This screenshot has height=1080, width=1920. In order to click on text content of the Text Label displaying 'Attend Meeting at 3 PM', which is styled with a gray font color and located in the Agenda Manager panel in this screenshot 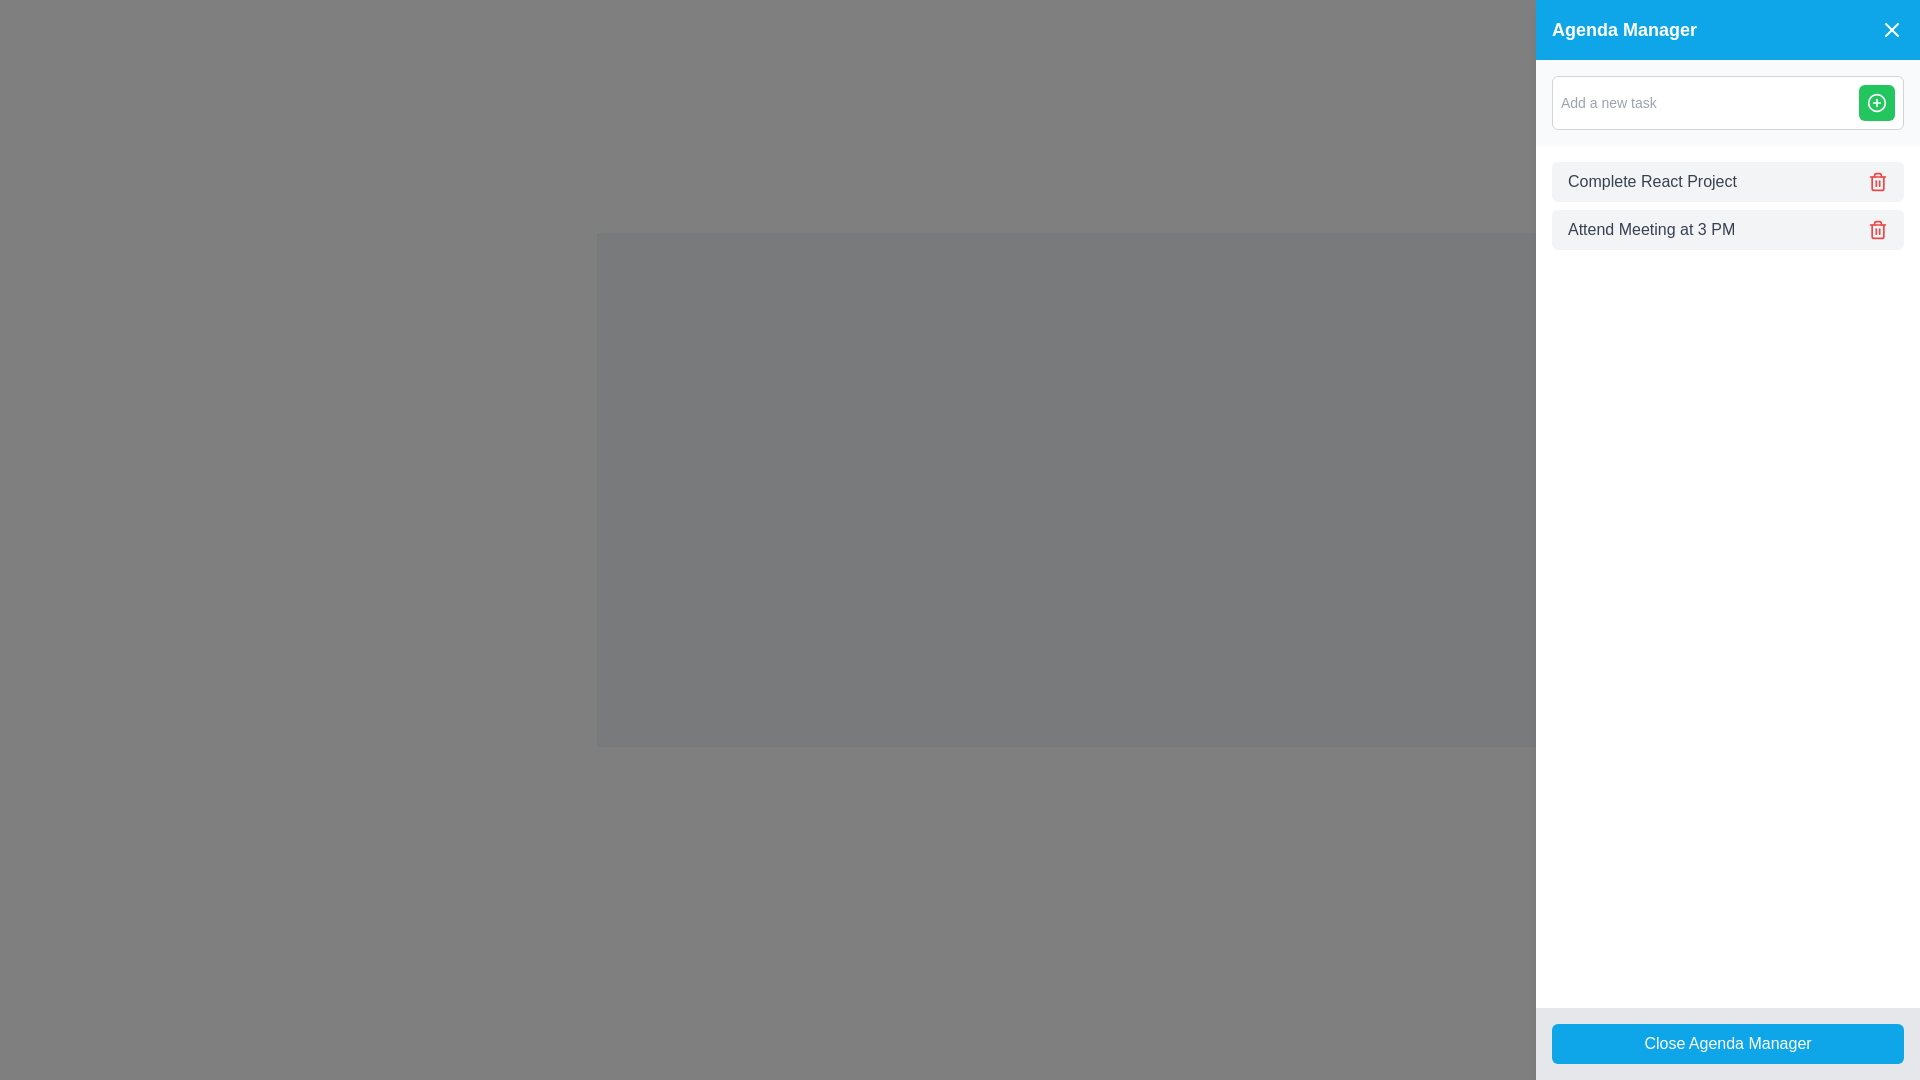, I will do `click(1651, 229)`.